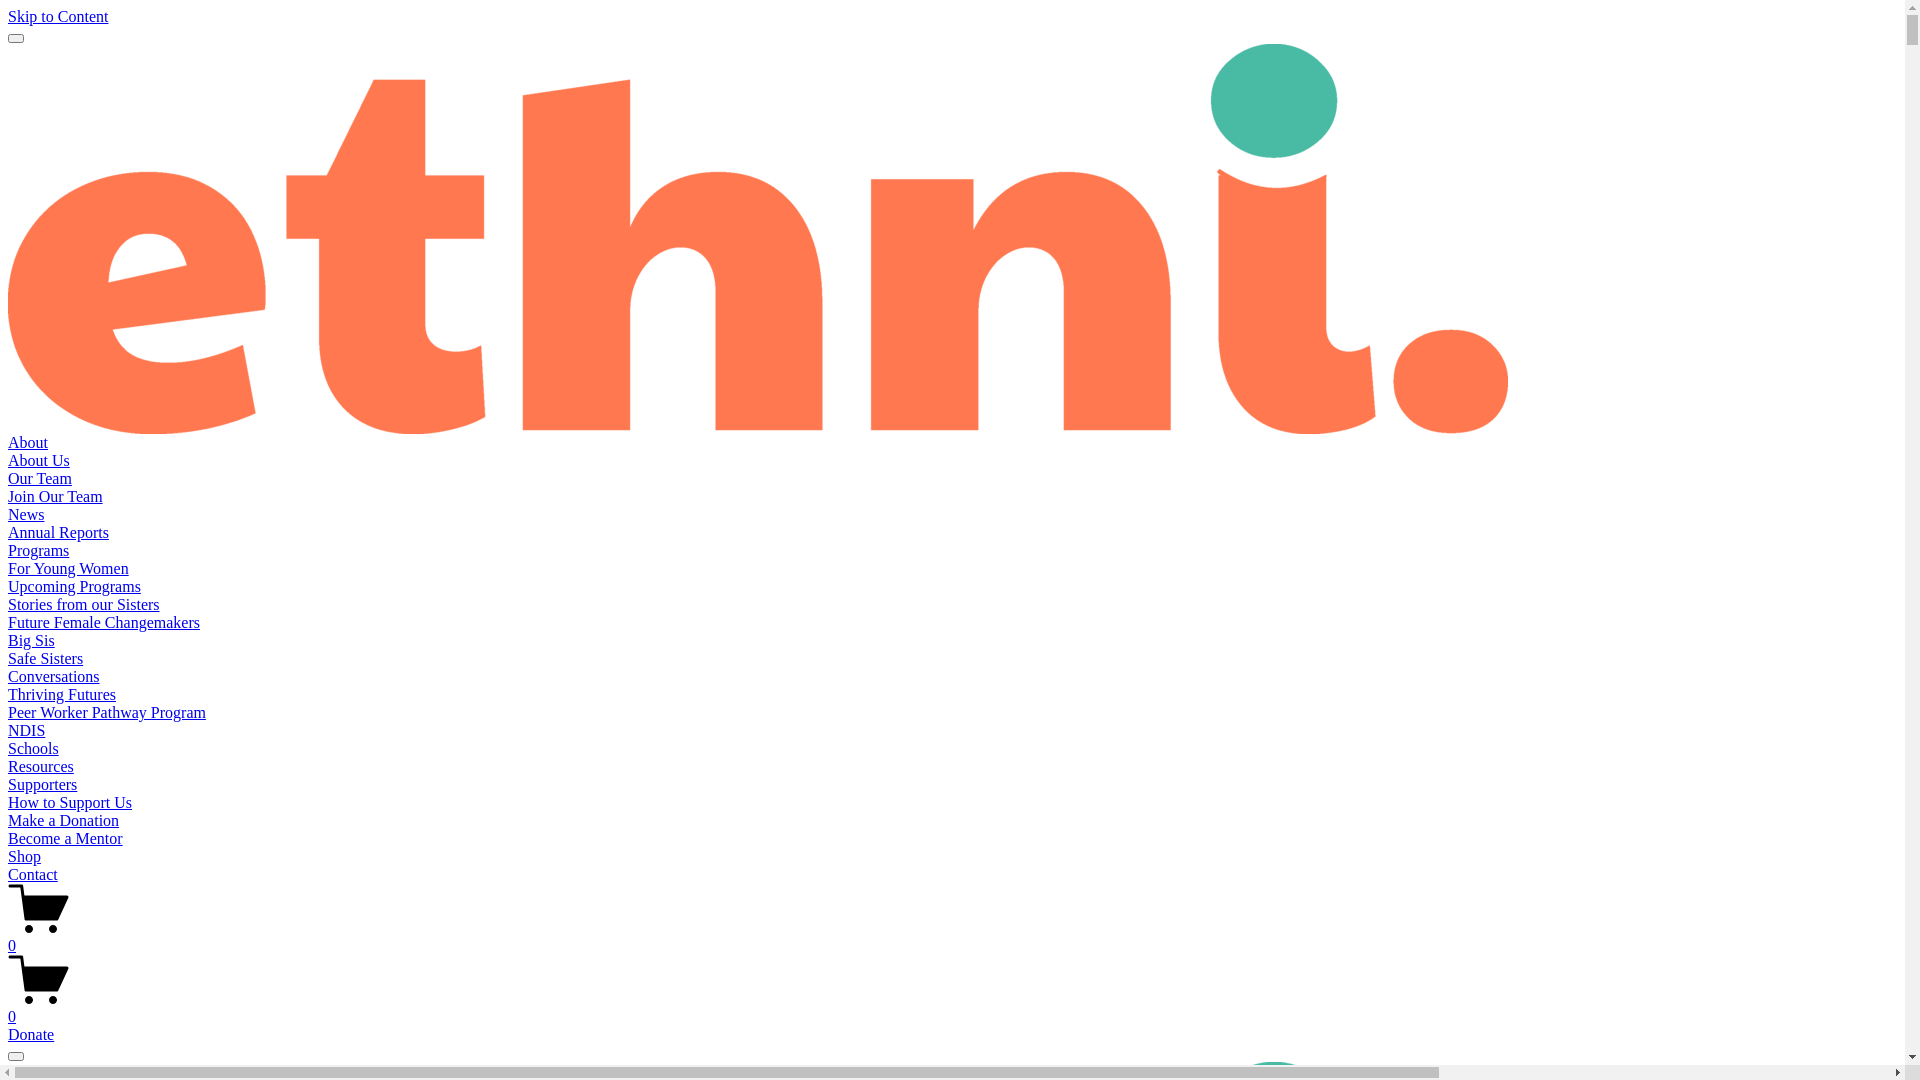 This screenshot has width=1920, height=1080. What do you see at coordinates (8, 640) in the screenshot?
I see `'Big Sis'` at bounding box center [8, 640].